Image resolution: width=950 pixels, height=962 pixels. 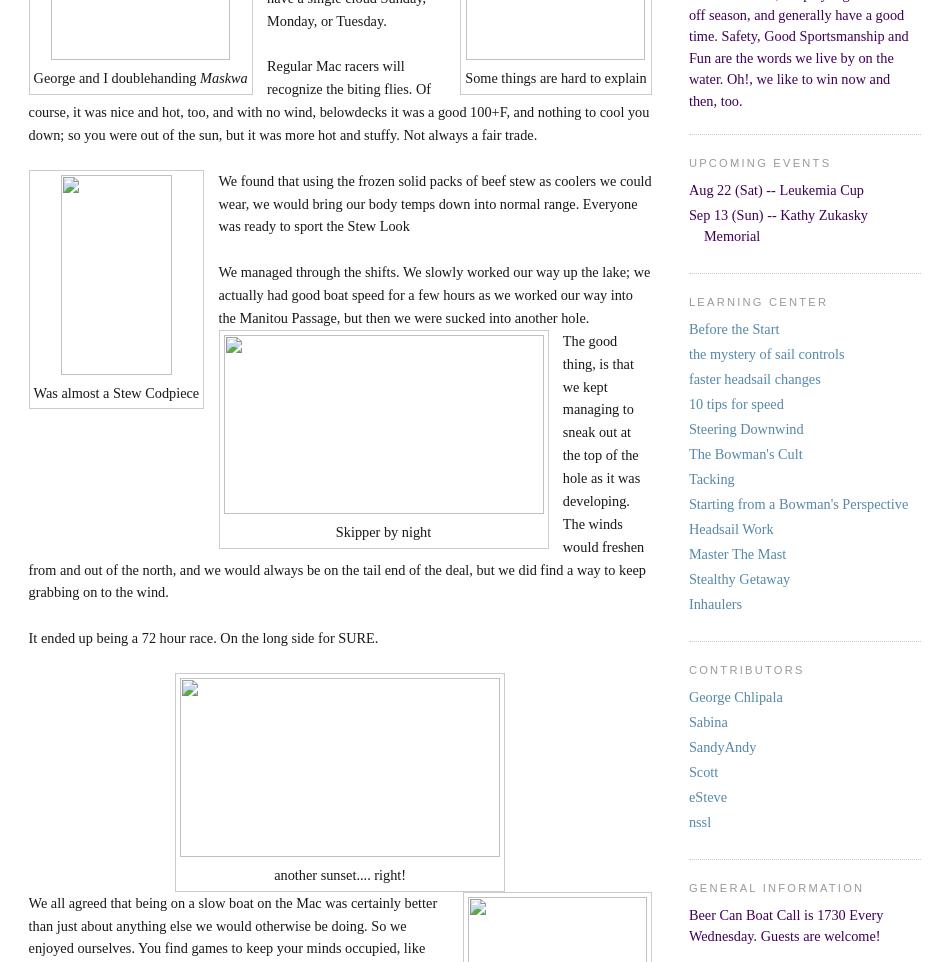 What do you see at coordinates (734, 695) in the screenshot?
I see `'George Chlipala'` at bounding box center [734, 695].